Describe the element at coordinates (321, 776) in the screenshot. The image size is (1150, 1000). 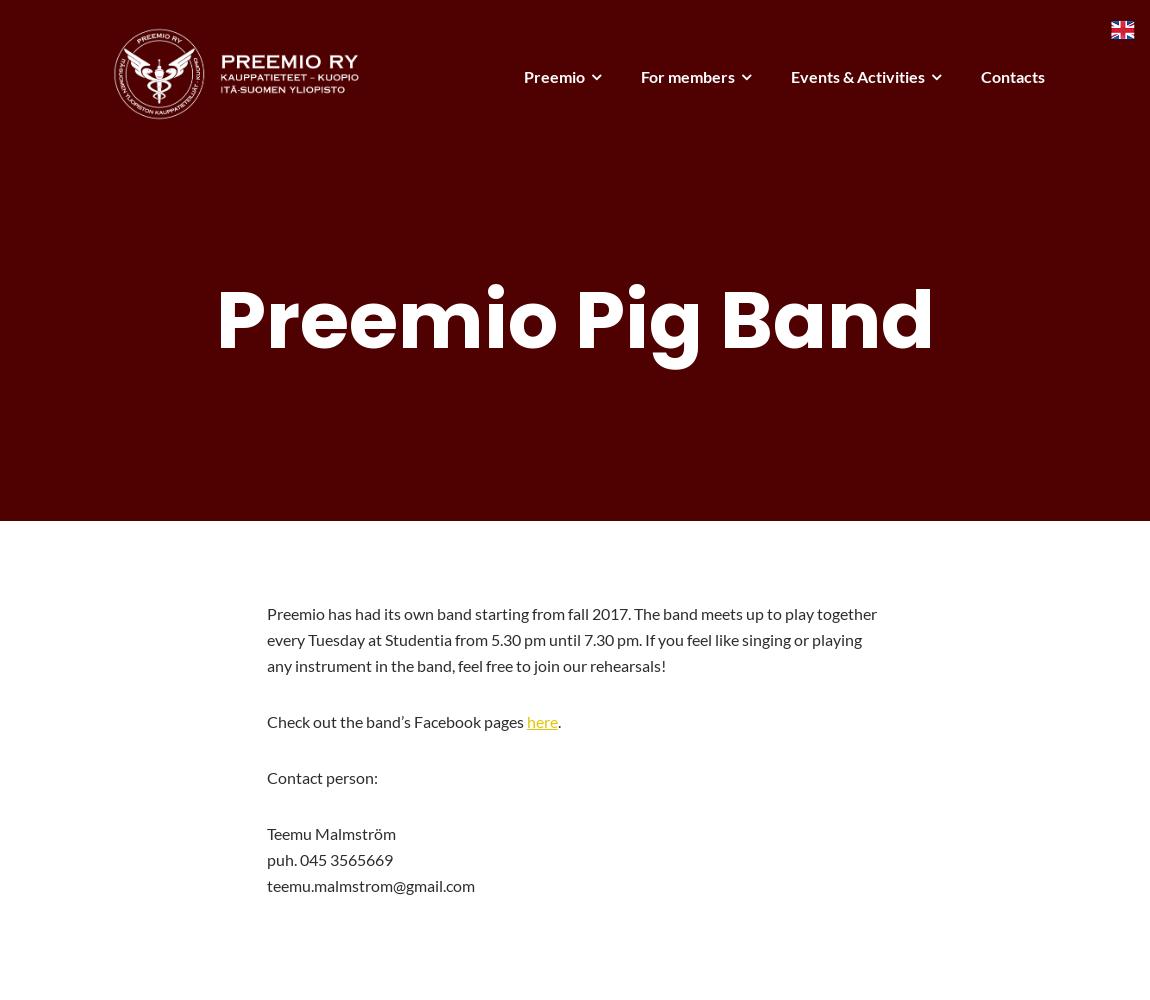
I see `'Contact person:'` at that location.